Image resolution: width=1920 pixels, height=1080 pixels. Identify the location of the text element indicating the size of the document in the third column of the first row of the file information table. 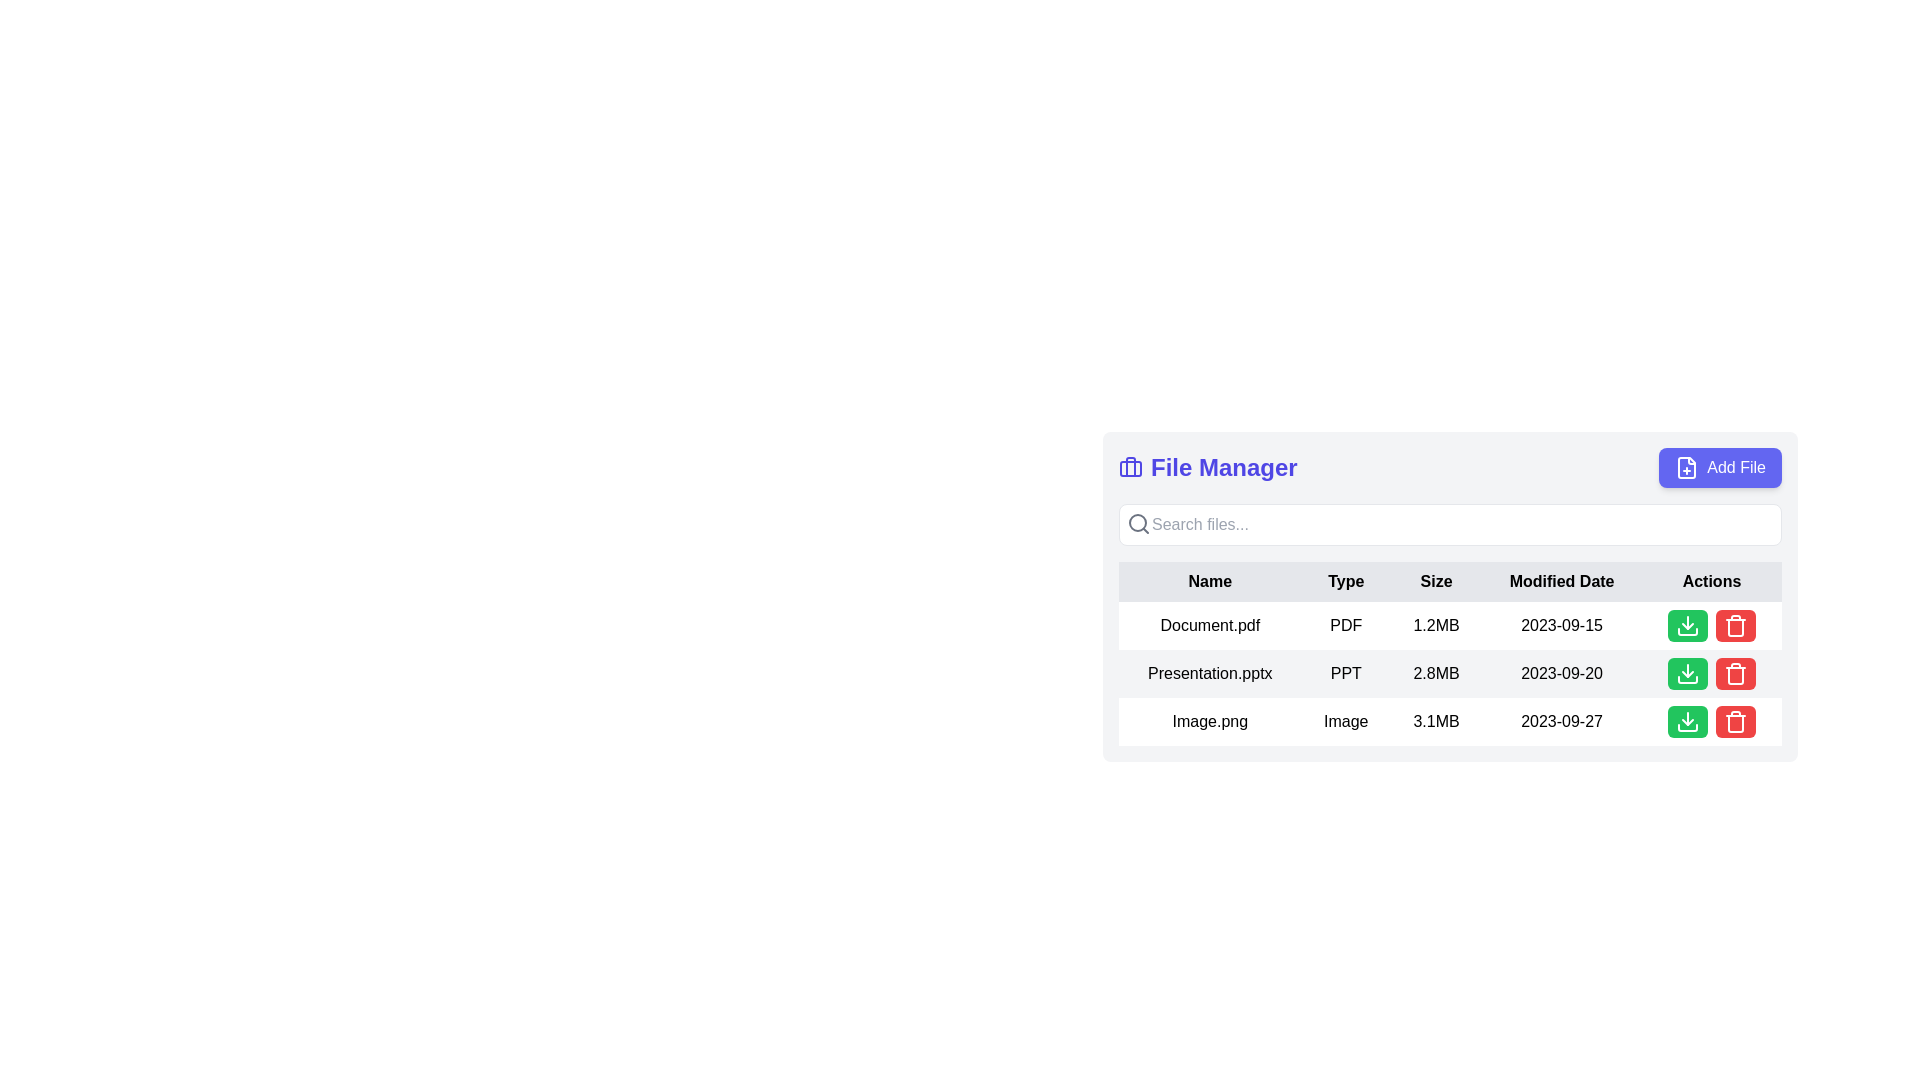
(1435, 624).